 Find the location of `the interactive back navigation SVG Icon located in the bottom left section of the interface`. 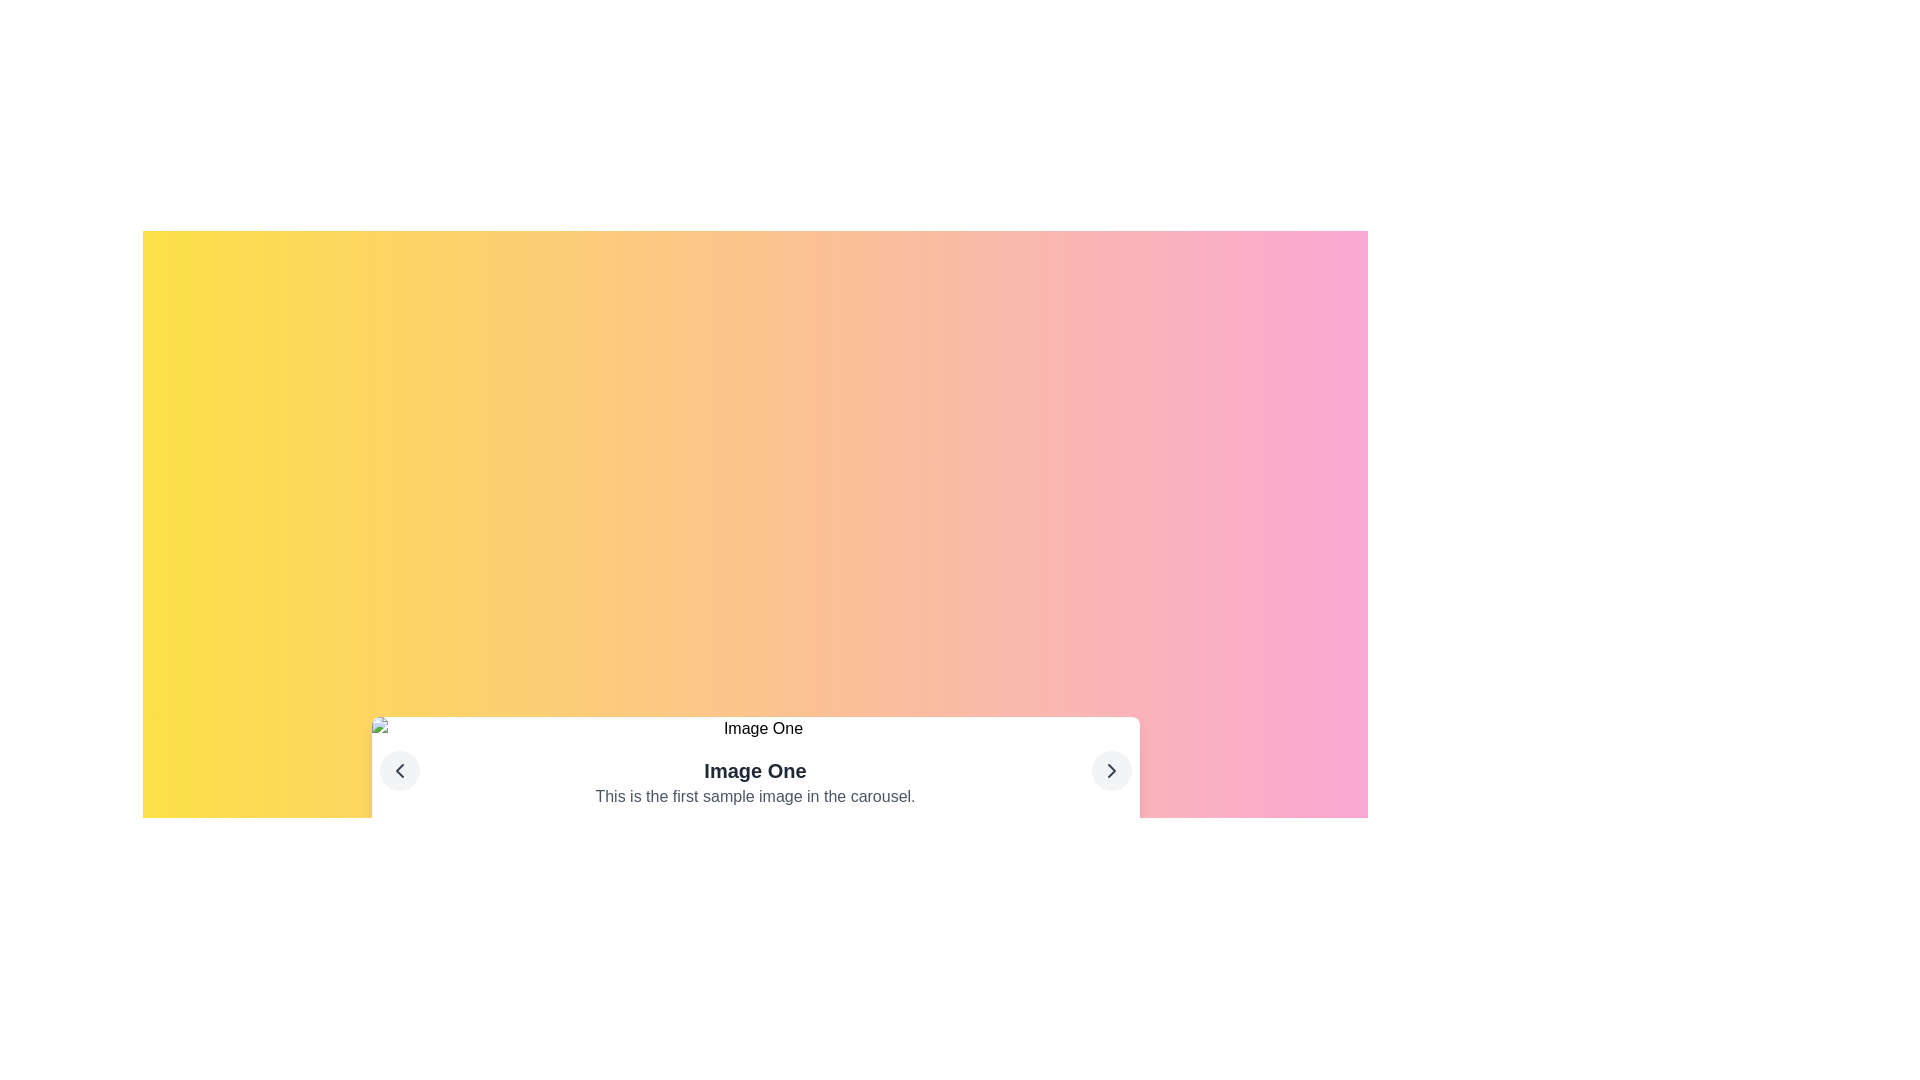

the interactive back navigation SVG Icon located in the bottom left section of the interface is located at coordinates (399, 770).